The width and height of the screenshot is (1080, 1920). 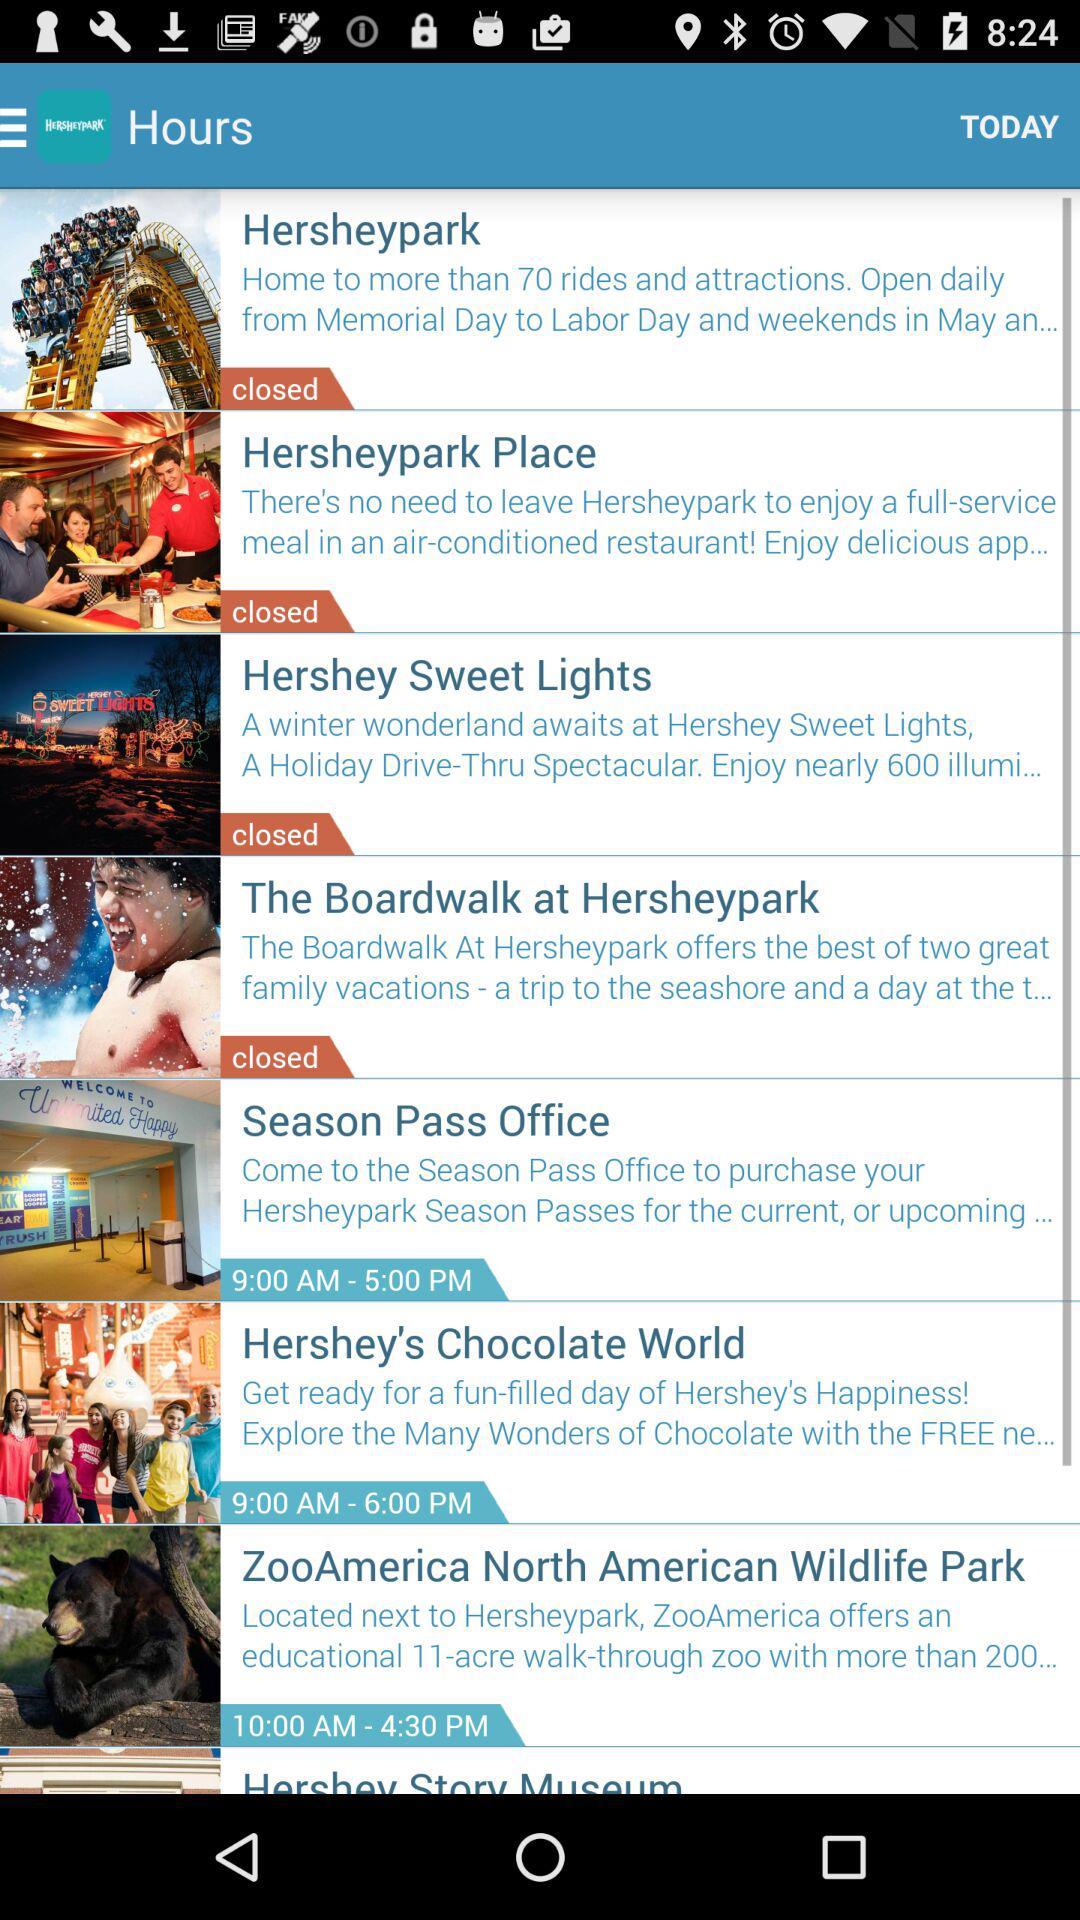 What do you see at coordinates (650, 449) in the screenshot?
I see `item above the there s no item` at bounding box center [650, 449].